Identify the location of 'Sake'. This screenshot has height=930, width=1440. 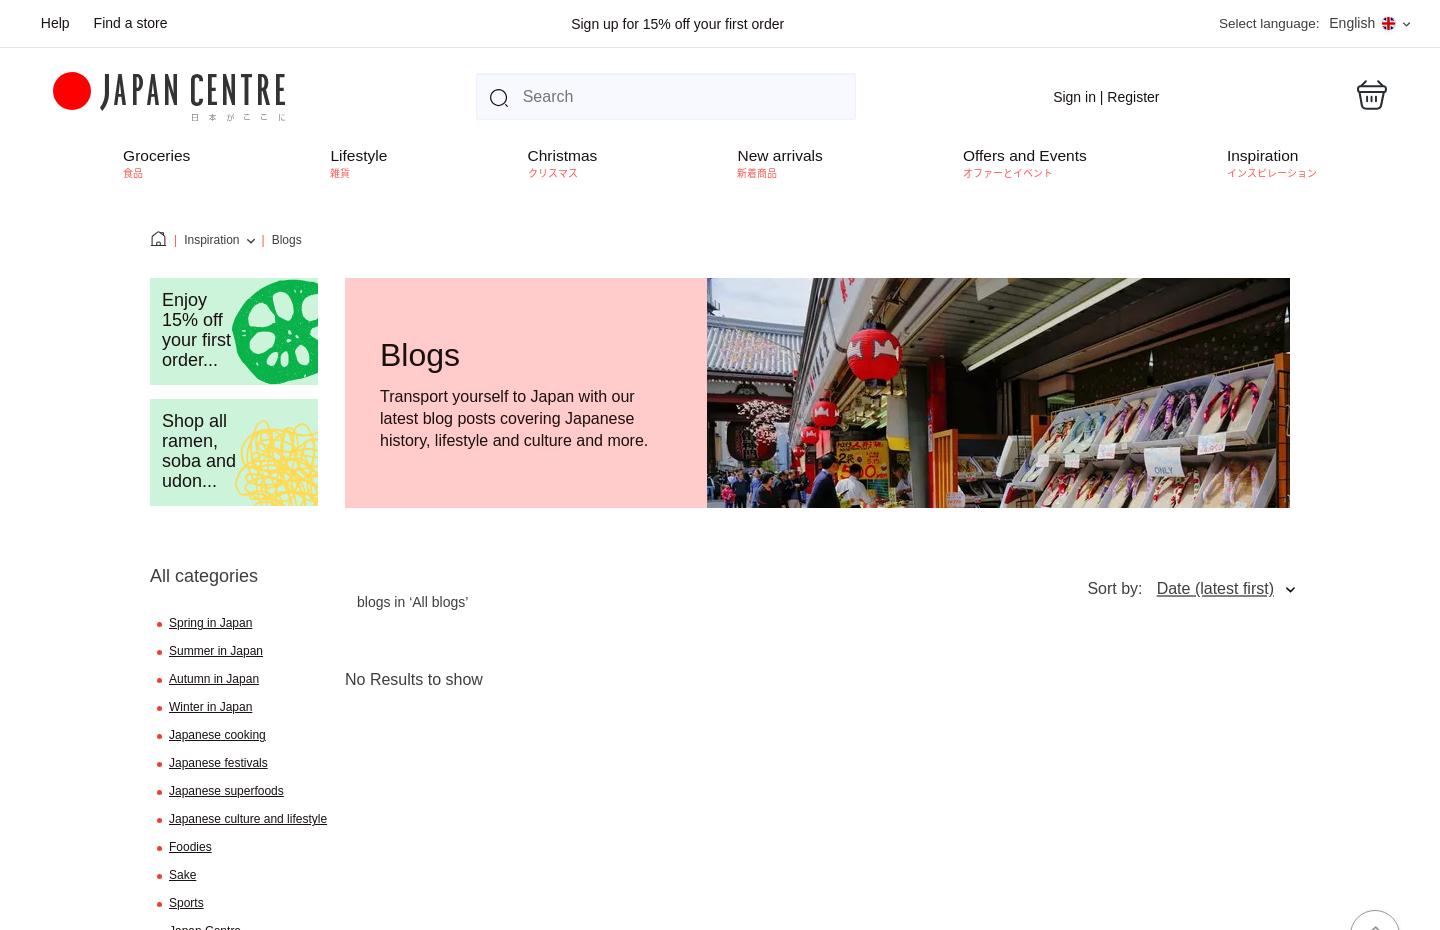
(182, 875).